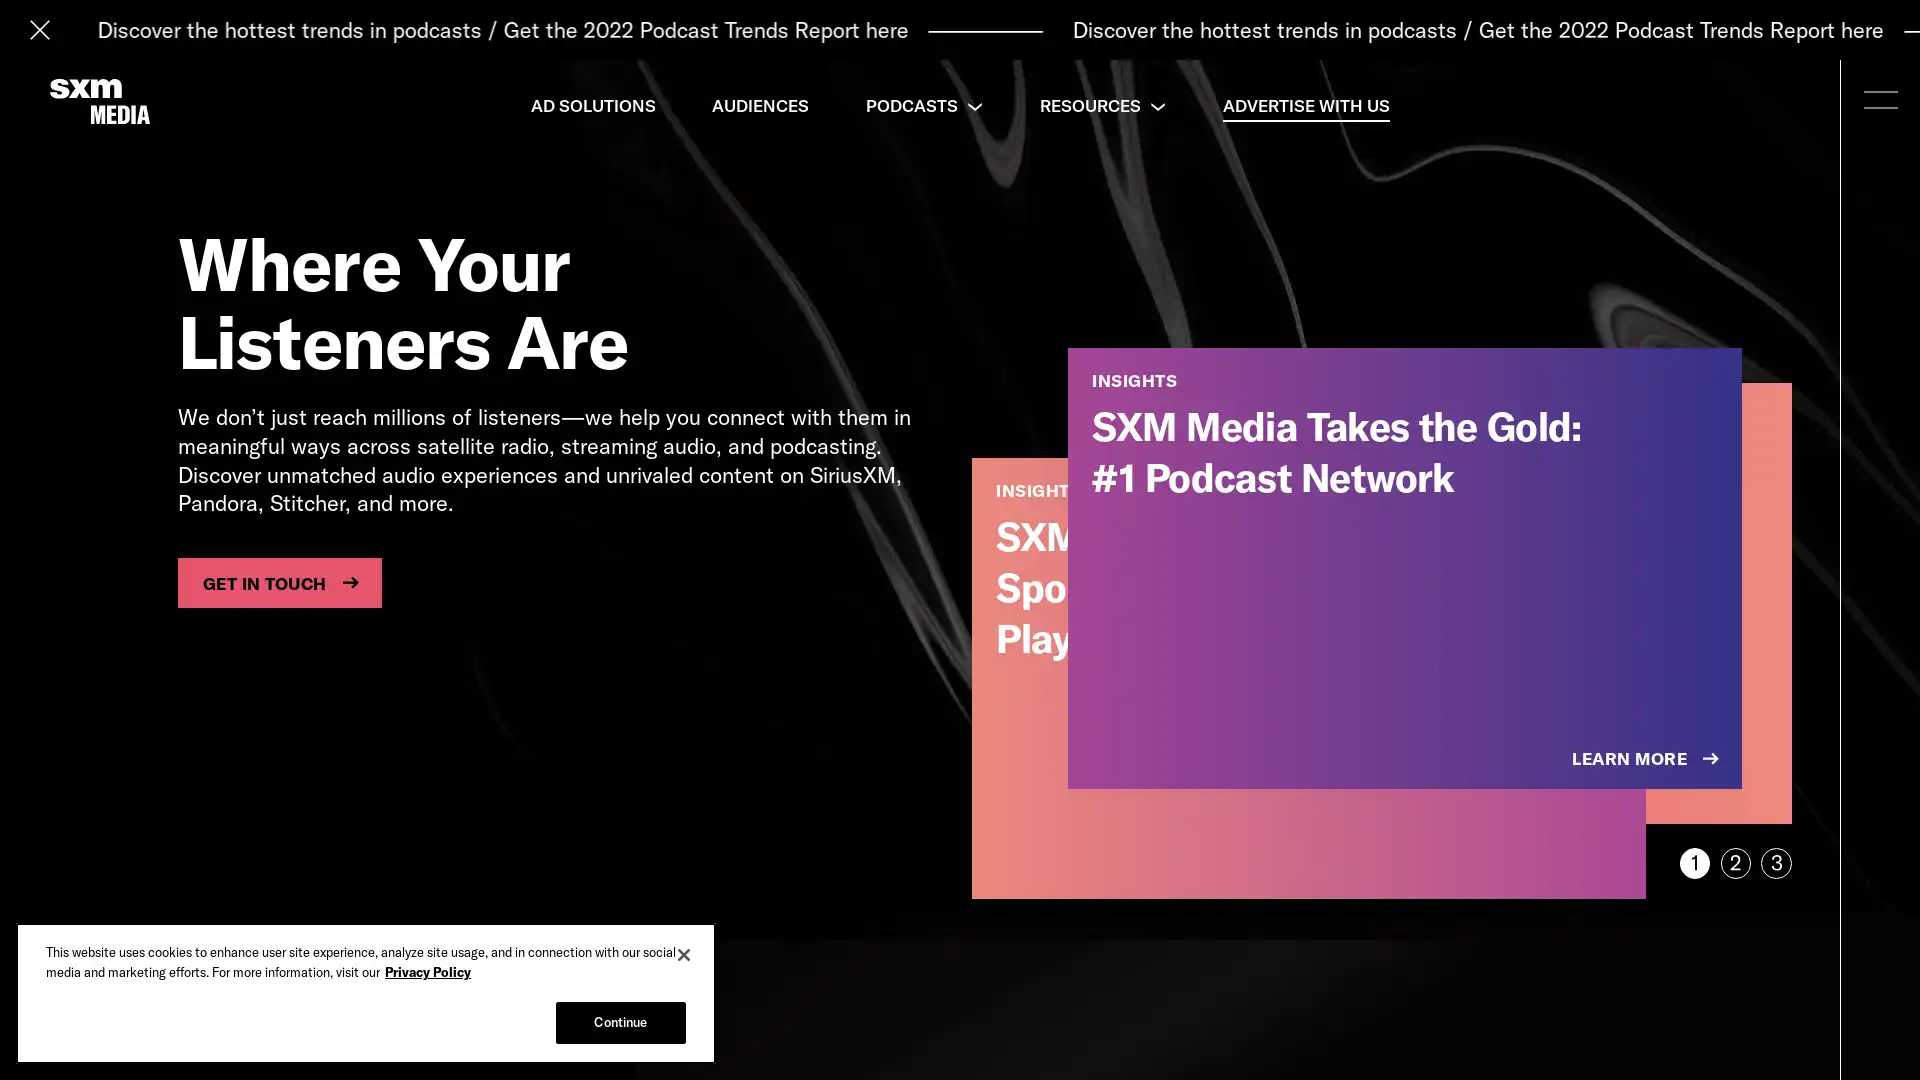 Image resolution: width=1920 pixels, height=1080 pixels. Describe the element at coordinates (684, 954) in the screenshot. I see `Close` at that location.